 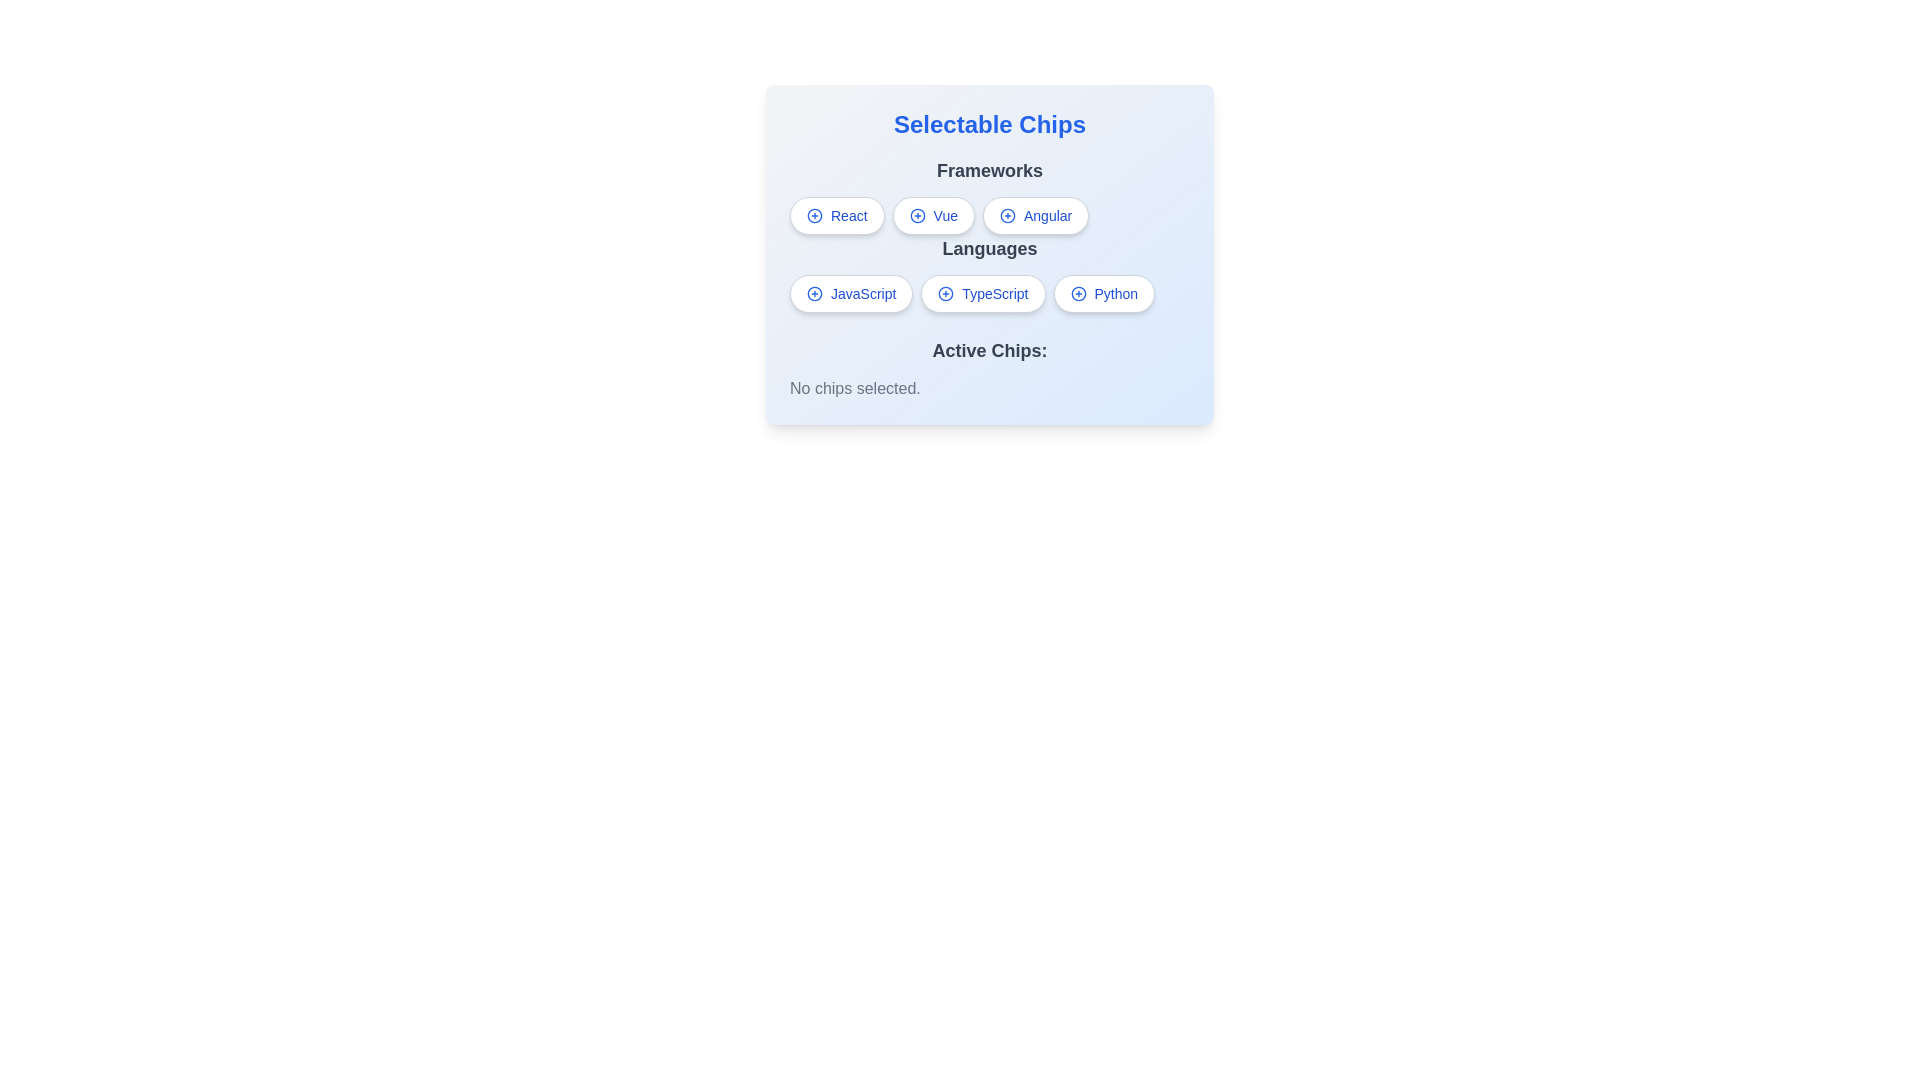 What do you see at coordinates (983, 293) in the screenshot?
I see `the 'TypeScript' button, which is a rounded rectangle with blue text and a plus sign icon, located in the 'Languages' section between 'JavaScript' and 'Python'` at bounding box center [983, 293].